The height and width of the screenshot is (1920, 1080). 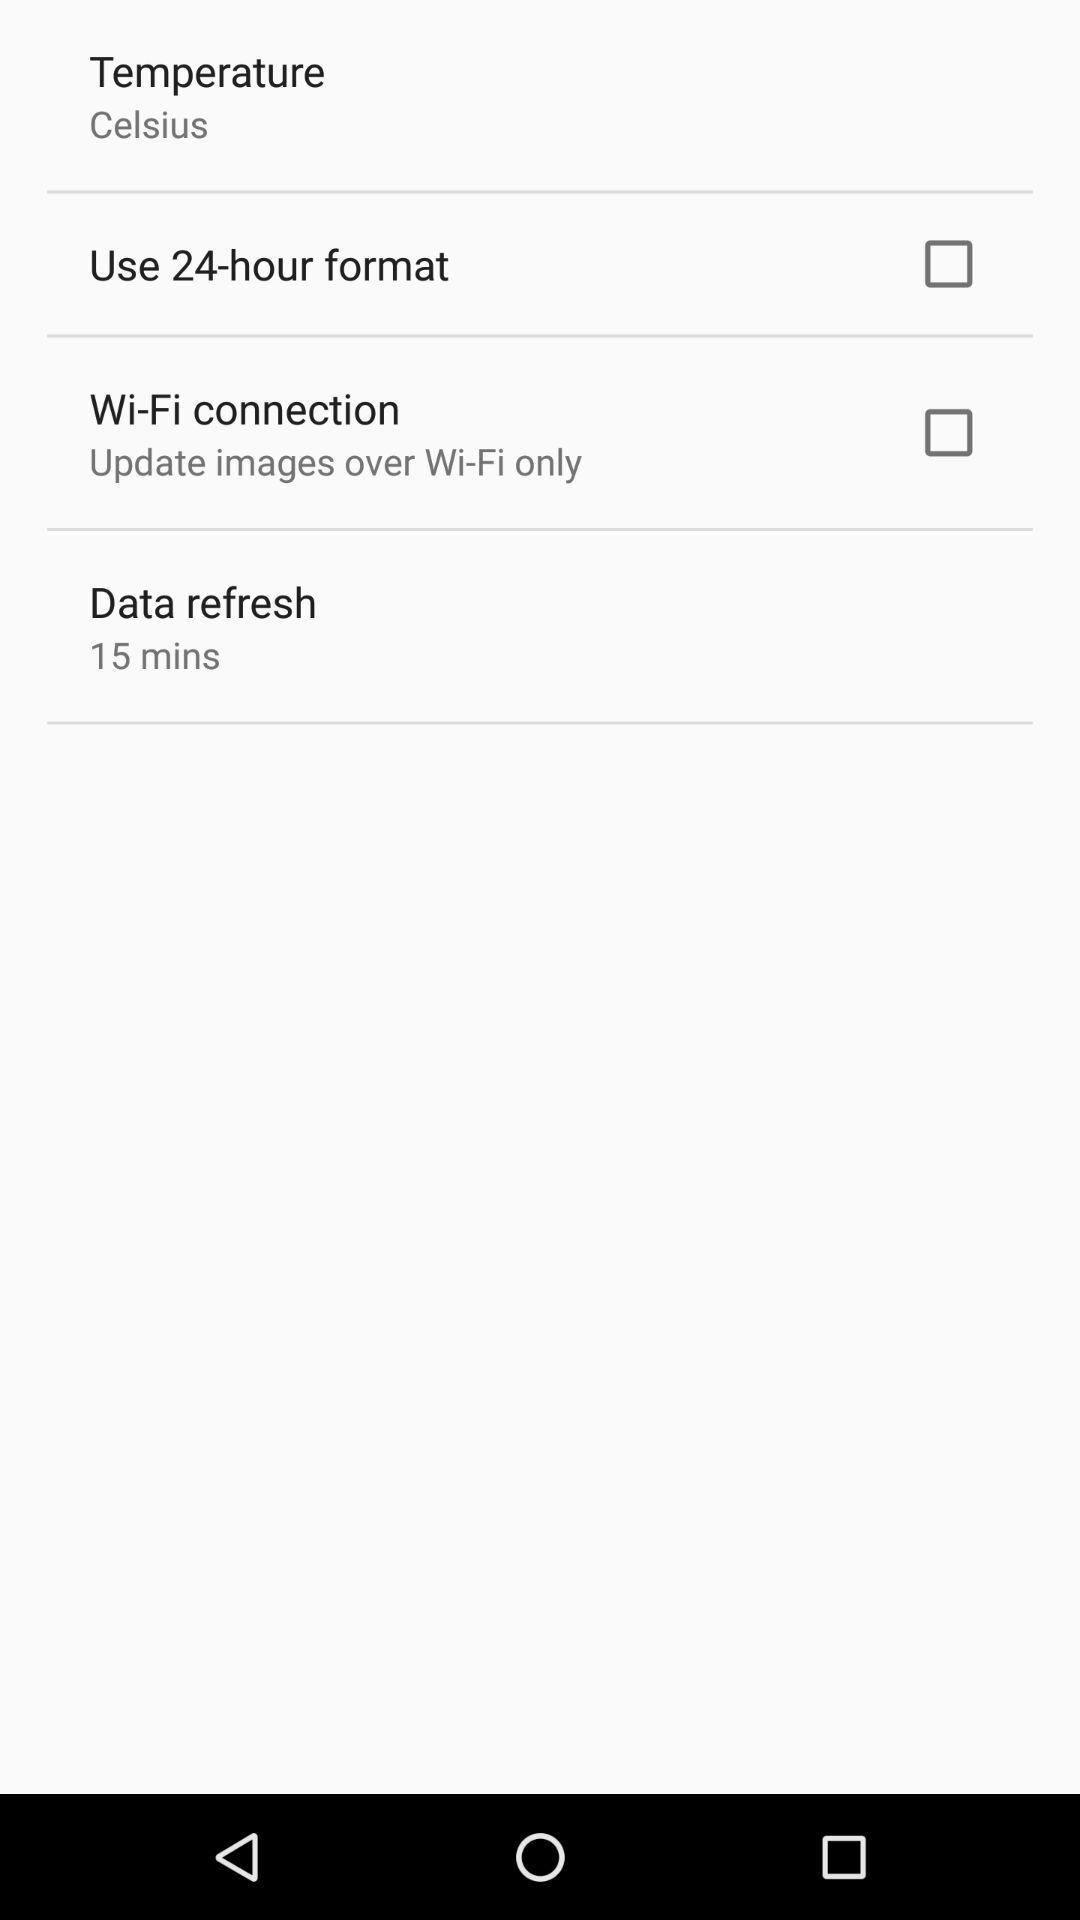 What do you see at coordinates (207, 70) in the screenshot?
I see `the item above the celsius item` at bounding box center [207, 70].